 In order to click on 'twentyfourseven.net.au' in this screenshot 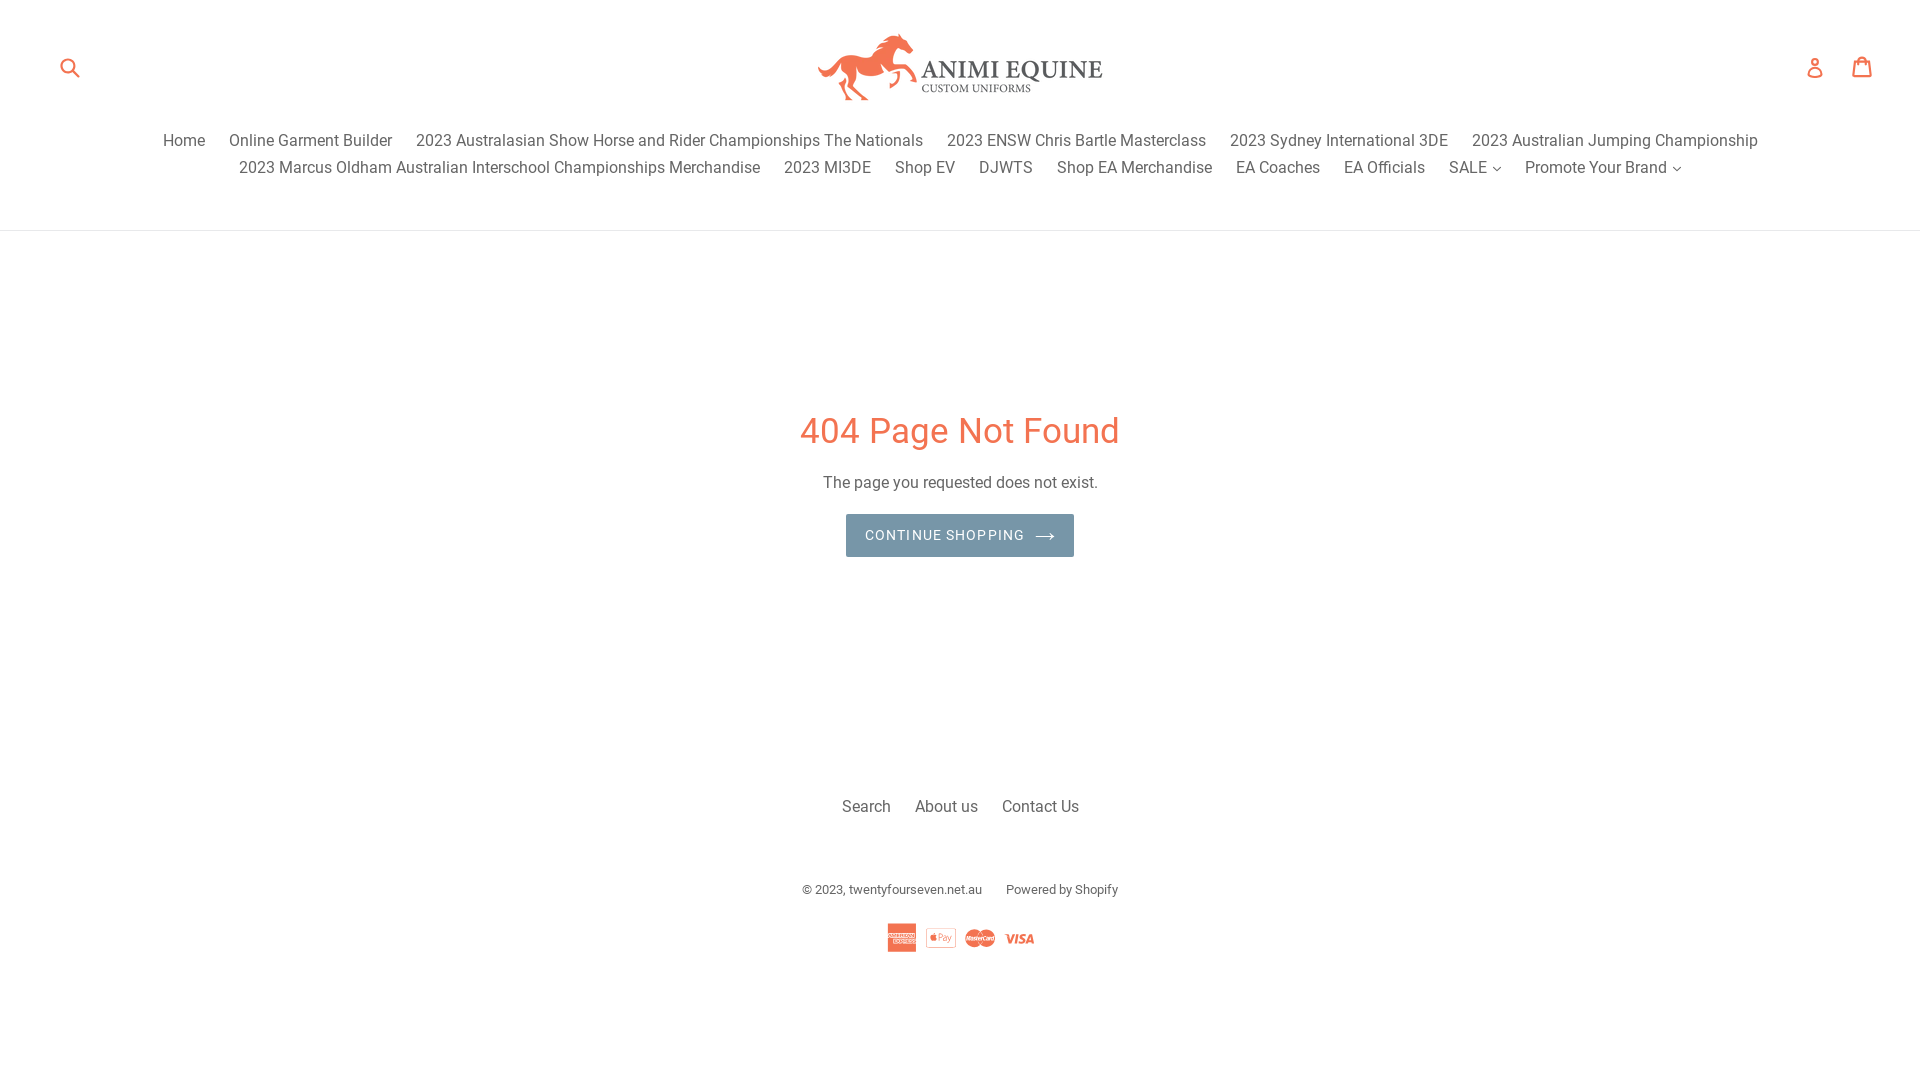, I will do `click(914, 888)`.